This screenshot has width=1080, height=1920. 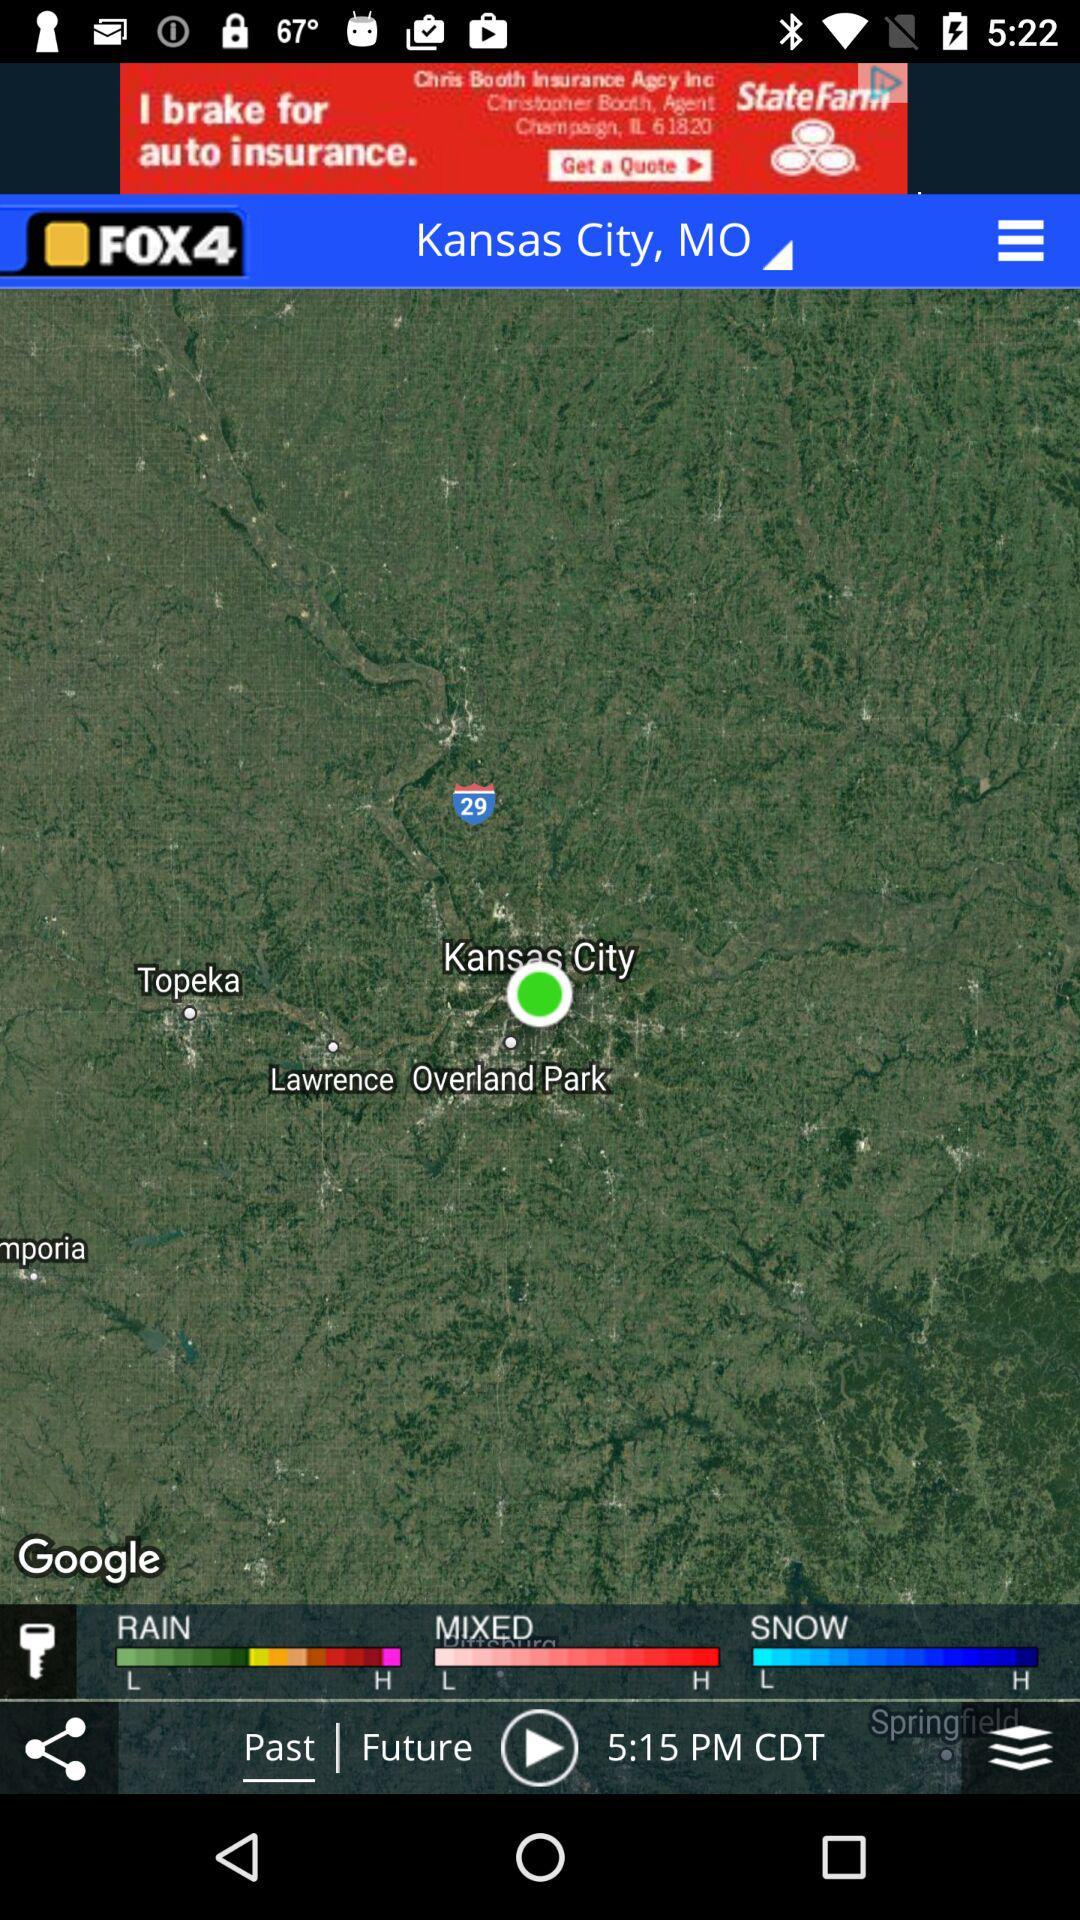 What do you see at coordinates (58, 1746) in the screenshot?
I see `share localization` at bounding box center [58, 1746].